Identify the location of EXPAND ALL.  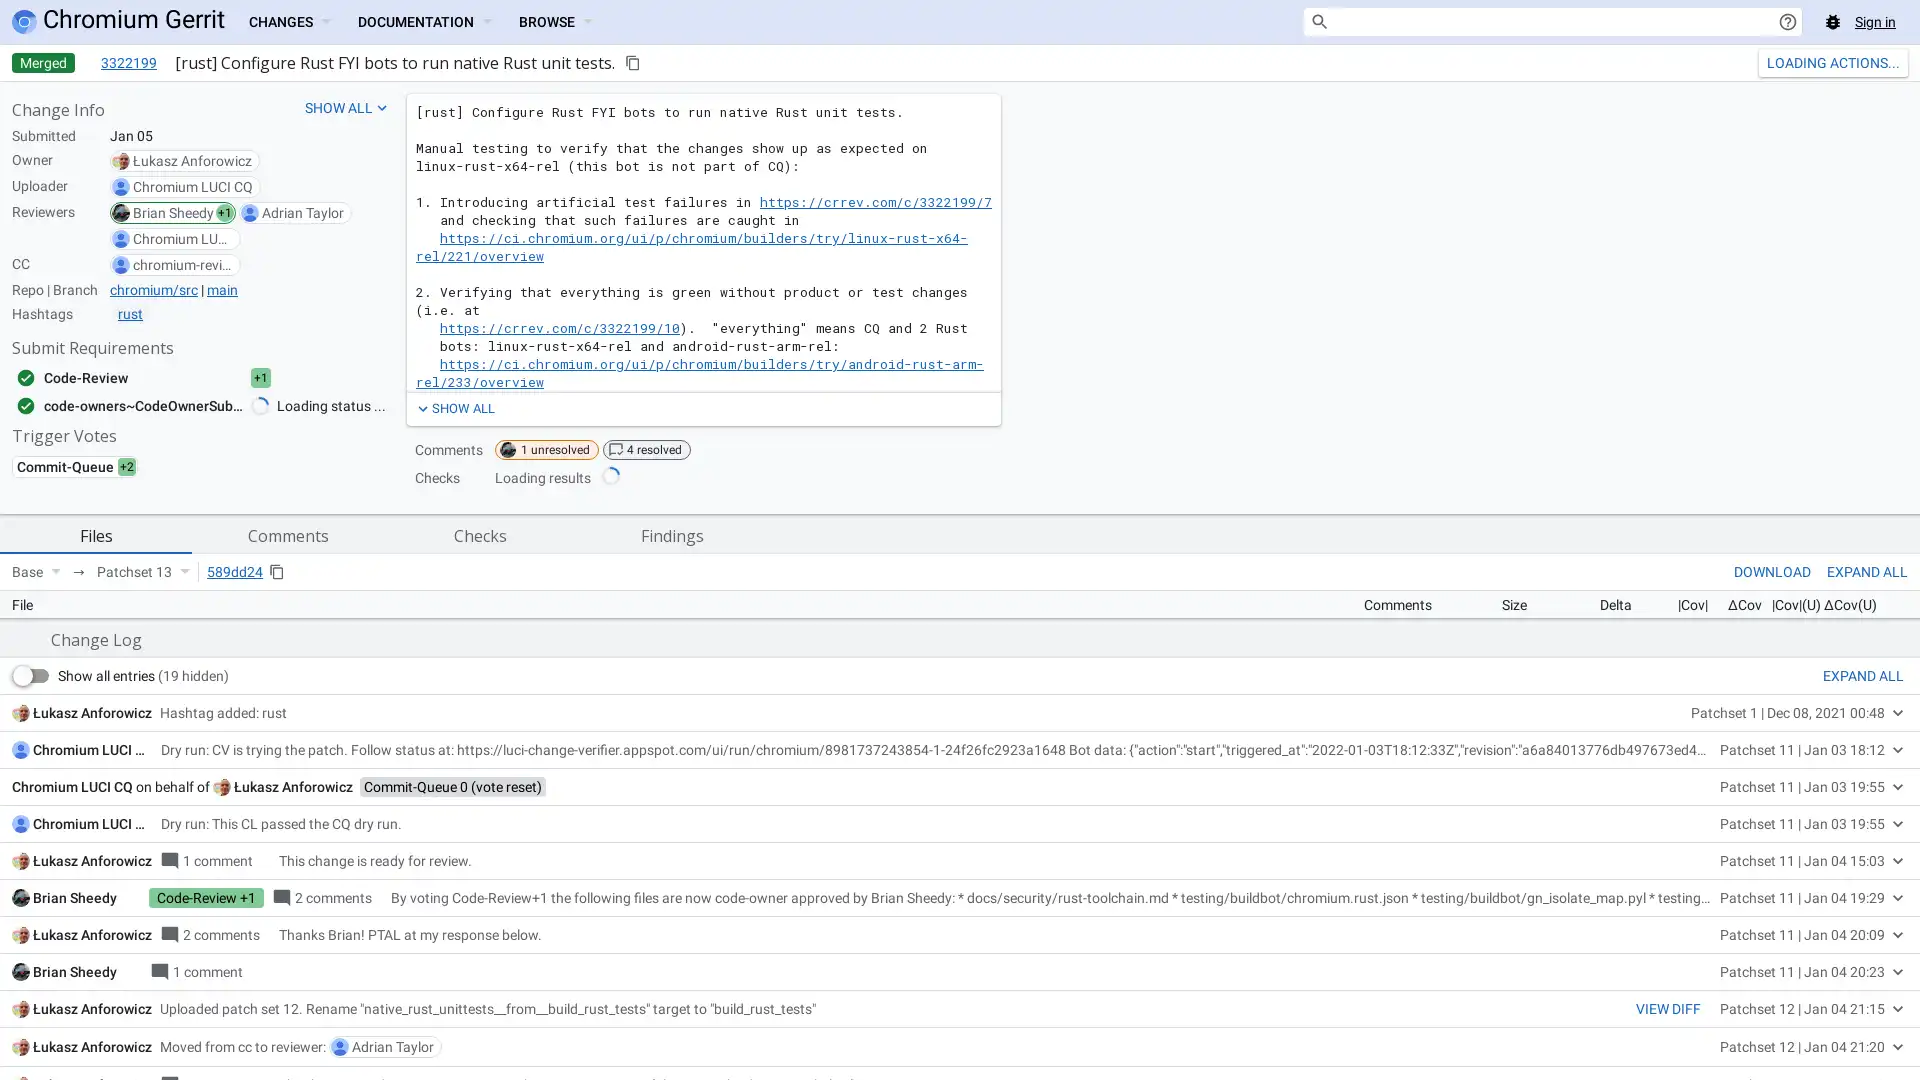
(1866, 571).